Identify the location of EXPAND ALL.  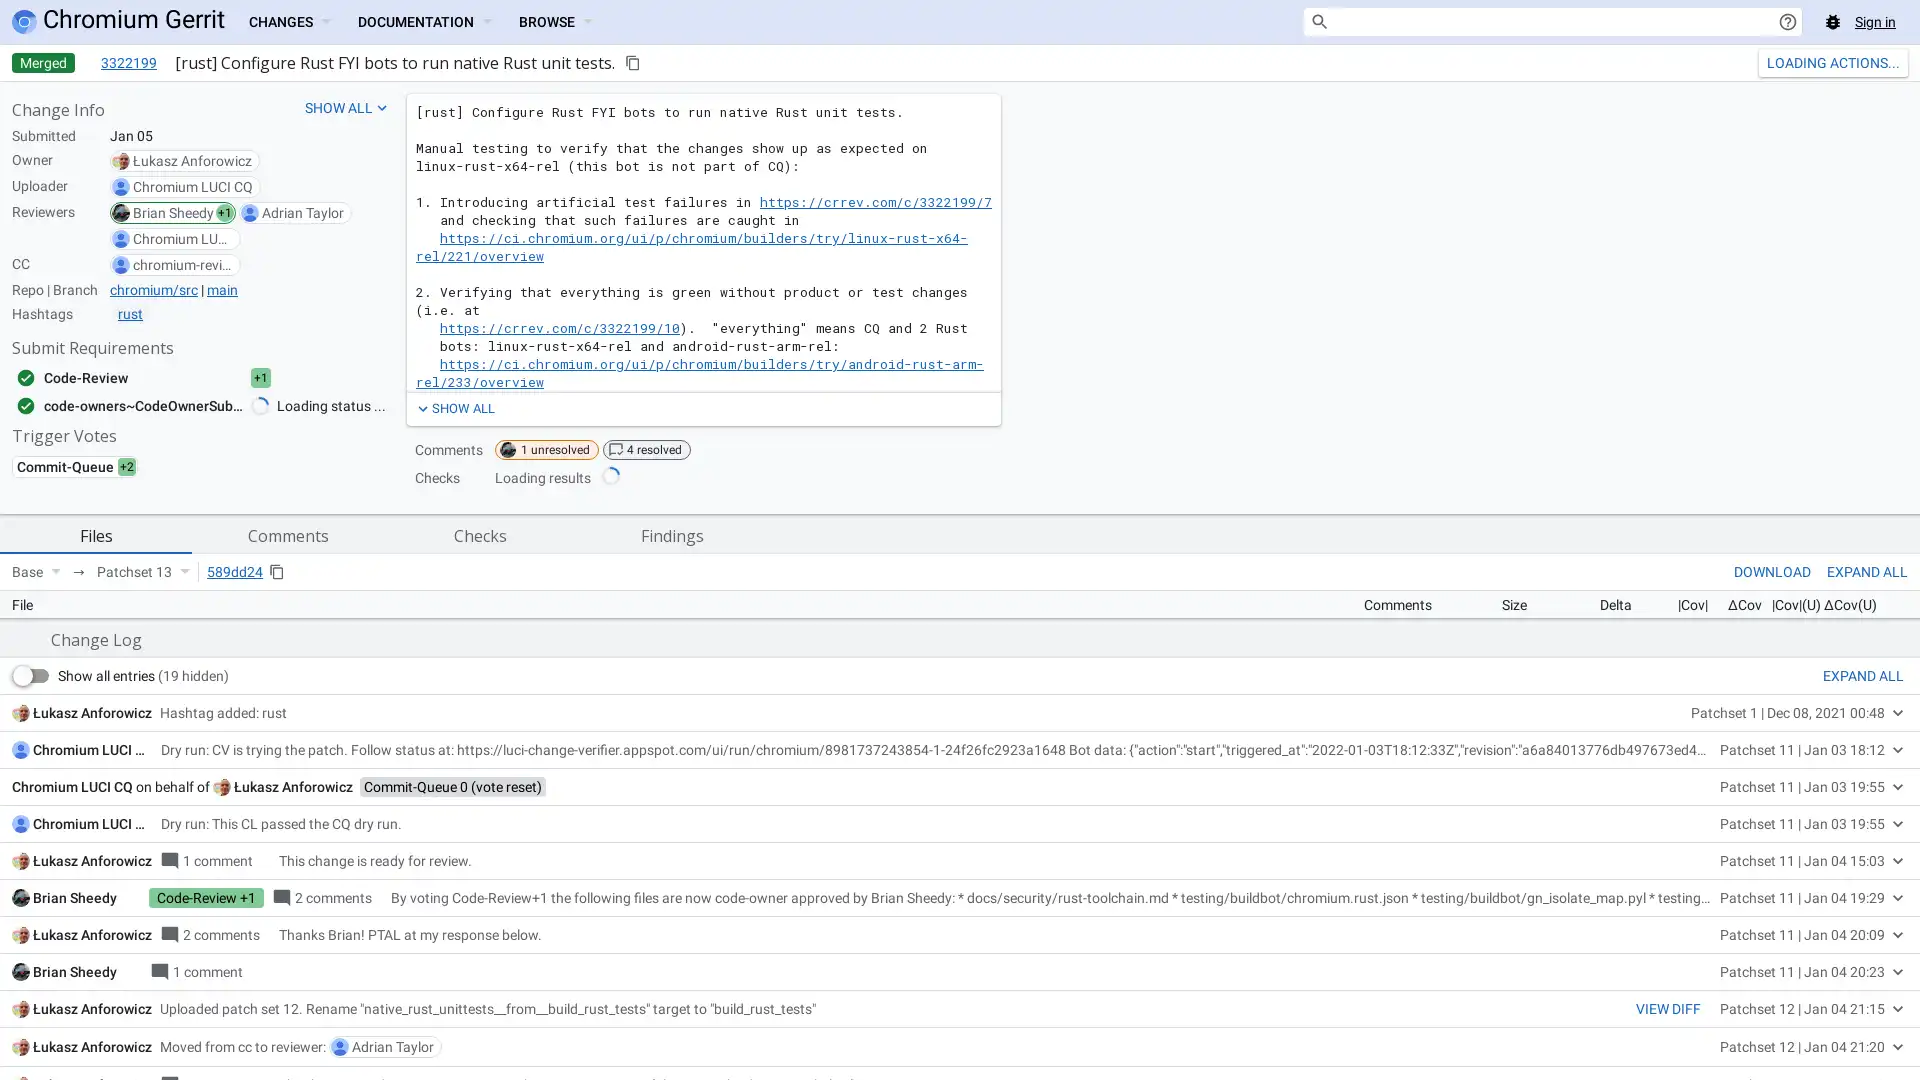
(1866, 571).